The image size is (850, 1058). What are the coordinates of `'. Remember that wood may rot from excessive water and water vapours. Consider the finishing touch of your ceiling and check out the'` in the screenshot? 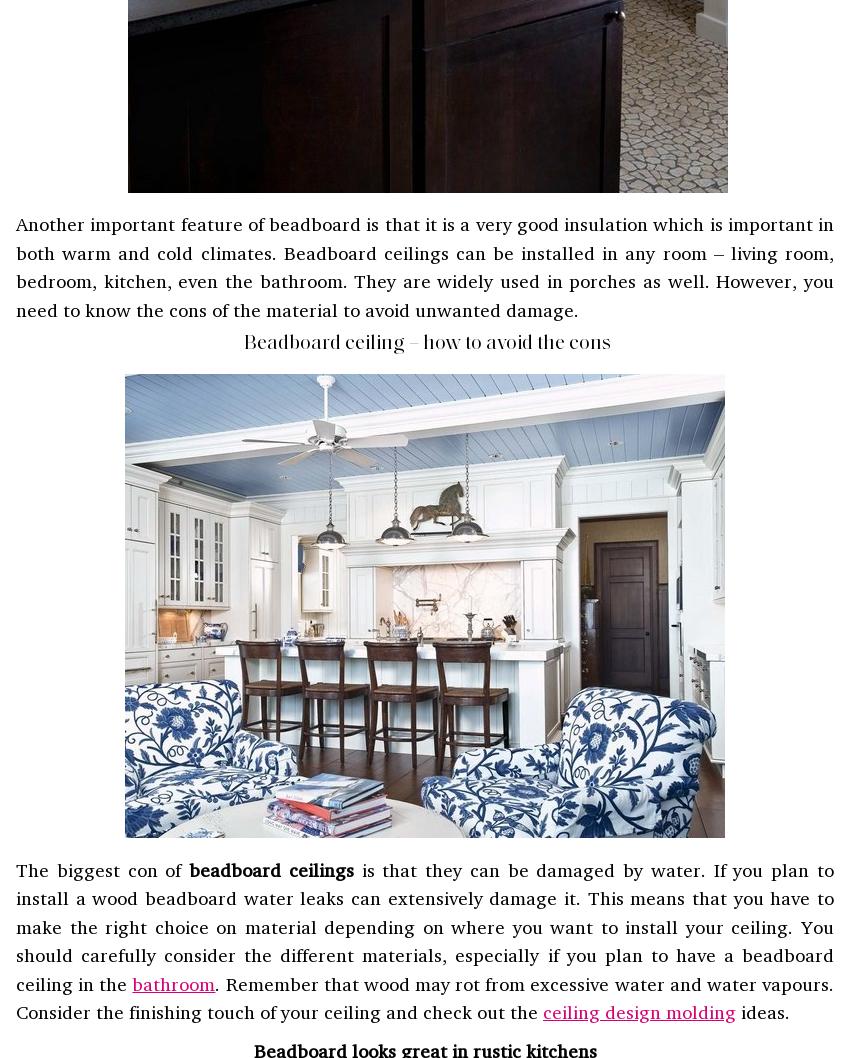 It's located at (425, 996).